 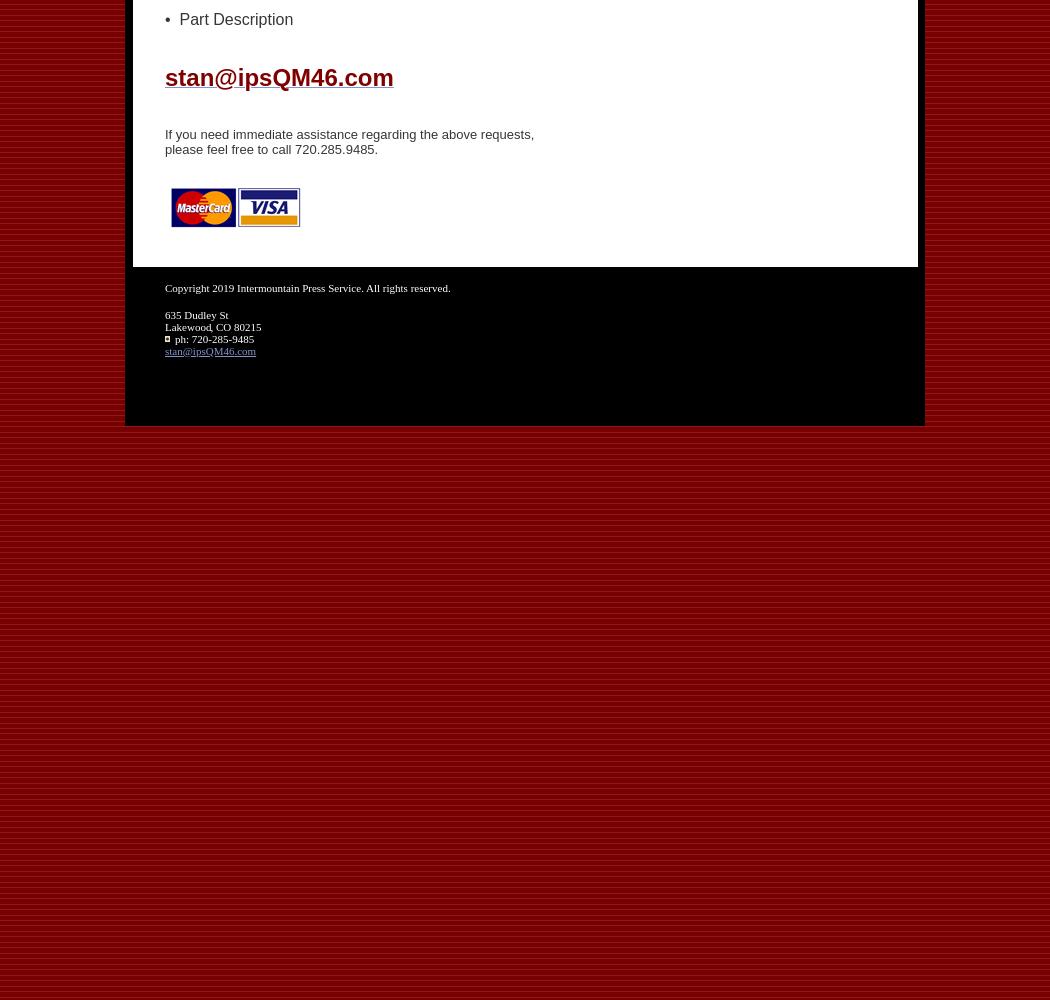 I want to click on '635 Dudley St', so click(x=195, y=313).